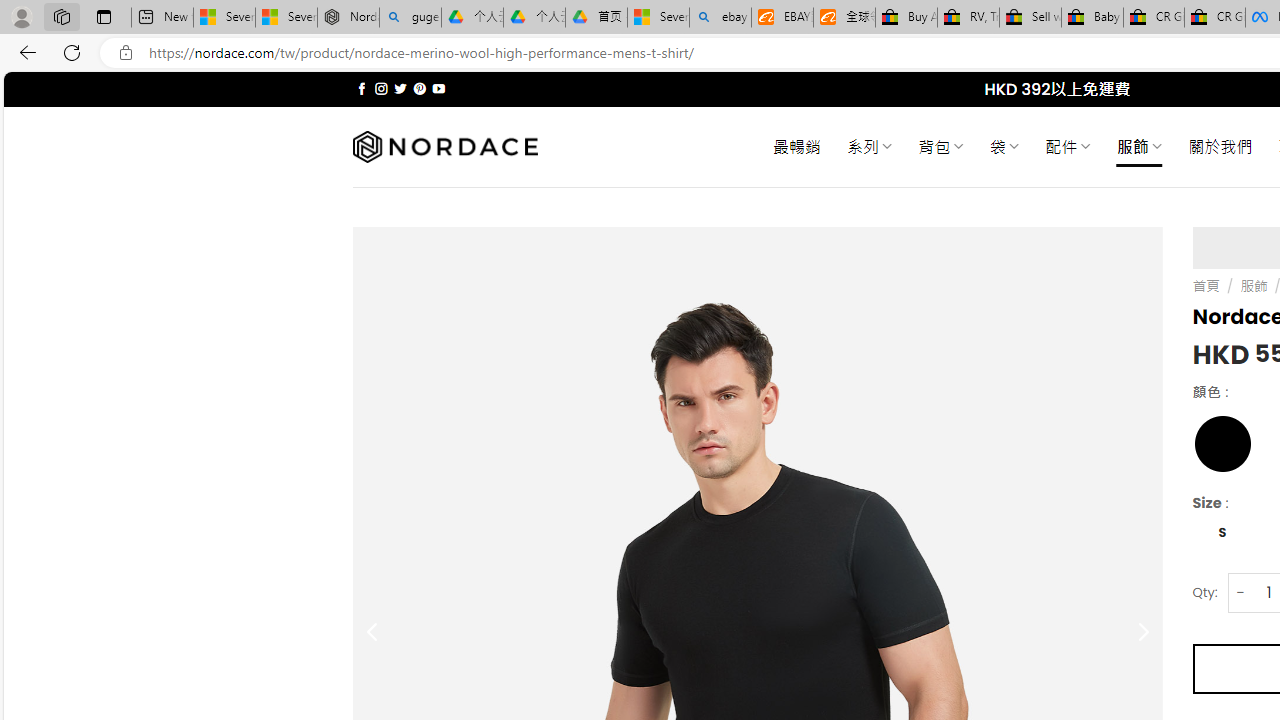 This screenshot has width=1280, height=720. I want to click on 'Buy Auto Parts & Accessories | eBay', so click(905, 17).